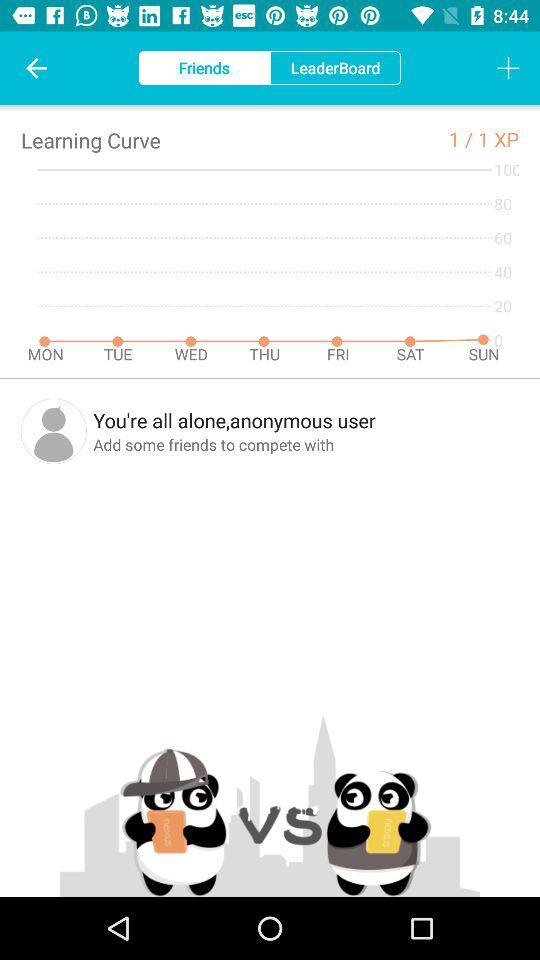 Image resolution: width=540 pixels, height=960 pixels. Describe the element at coordinates (89, 139) in the screenshot. I see `learning curve` at that location.